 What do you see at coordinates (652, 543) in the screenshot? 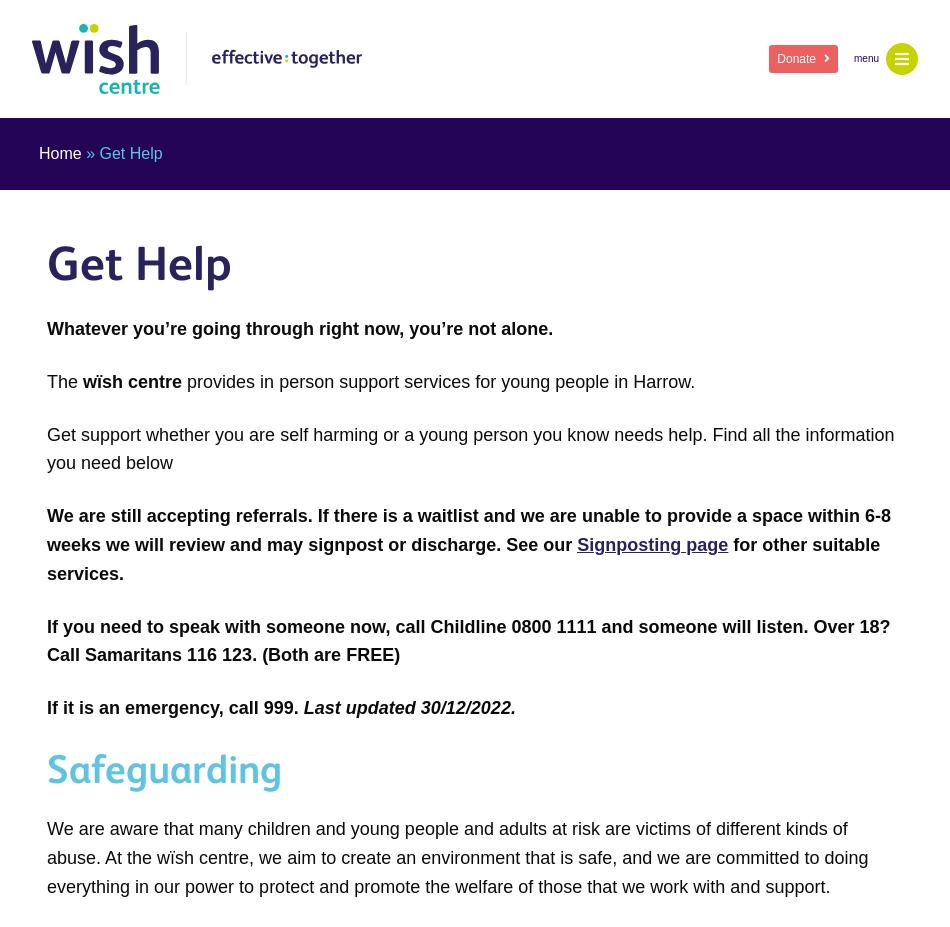
I see `'Signposting page'` at bounding box center [652, 543].